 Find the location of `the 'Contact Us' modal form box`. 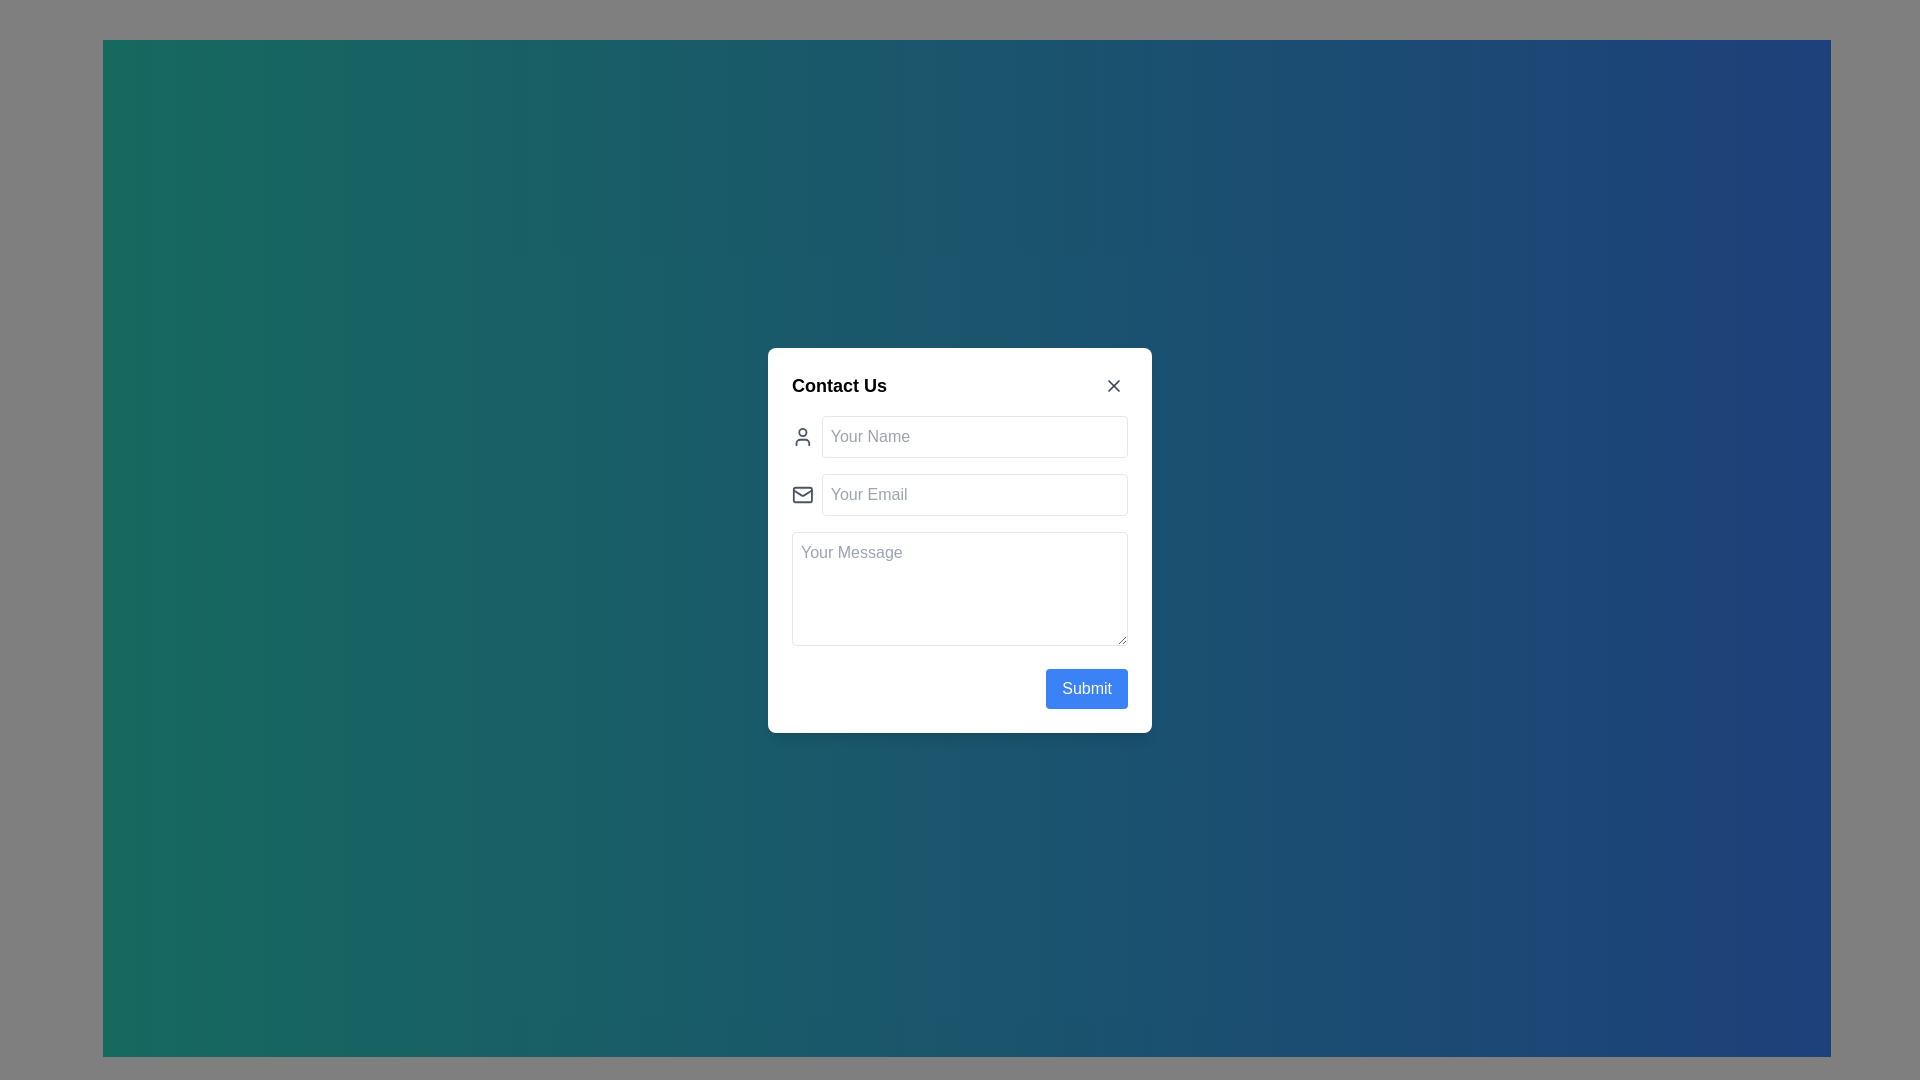

the 'Contact Us' modal form box is located at coordinates (960, 540).